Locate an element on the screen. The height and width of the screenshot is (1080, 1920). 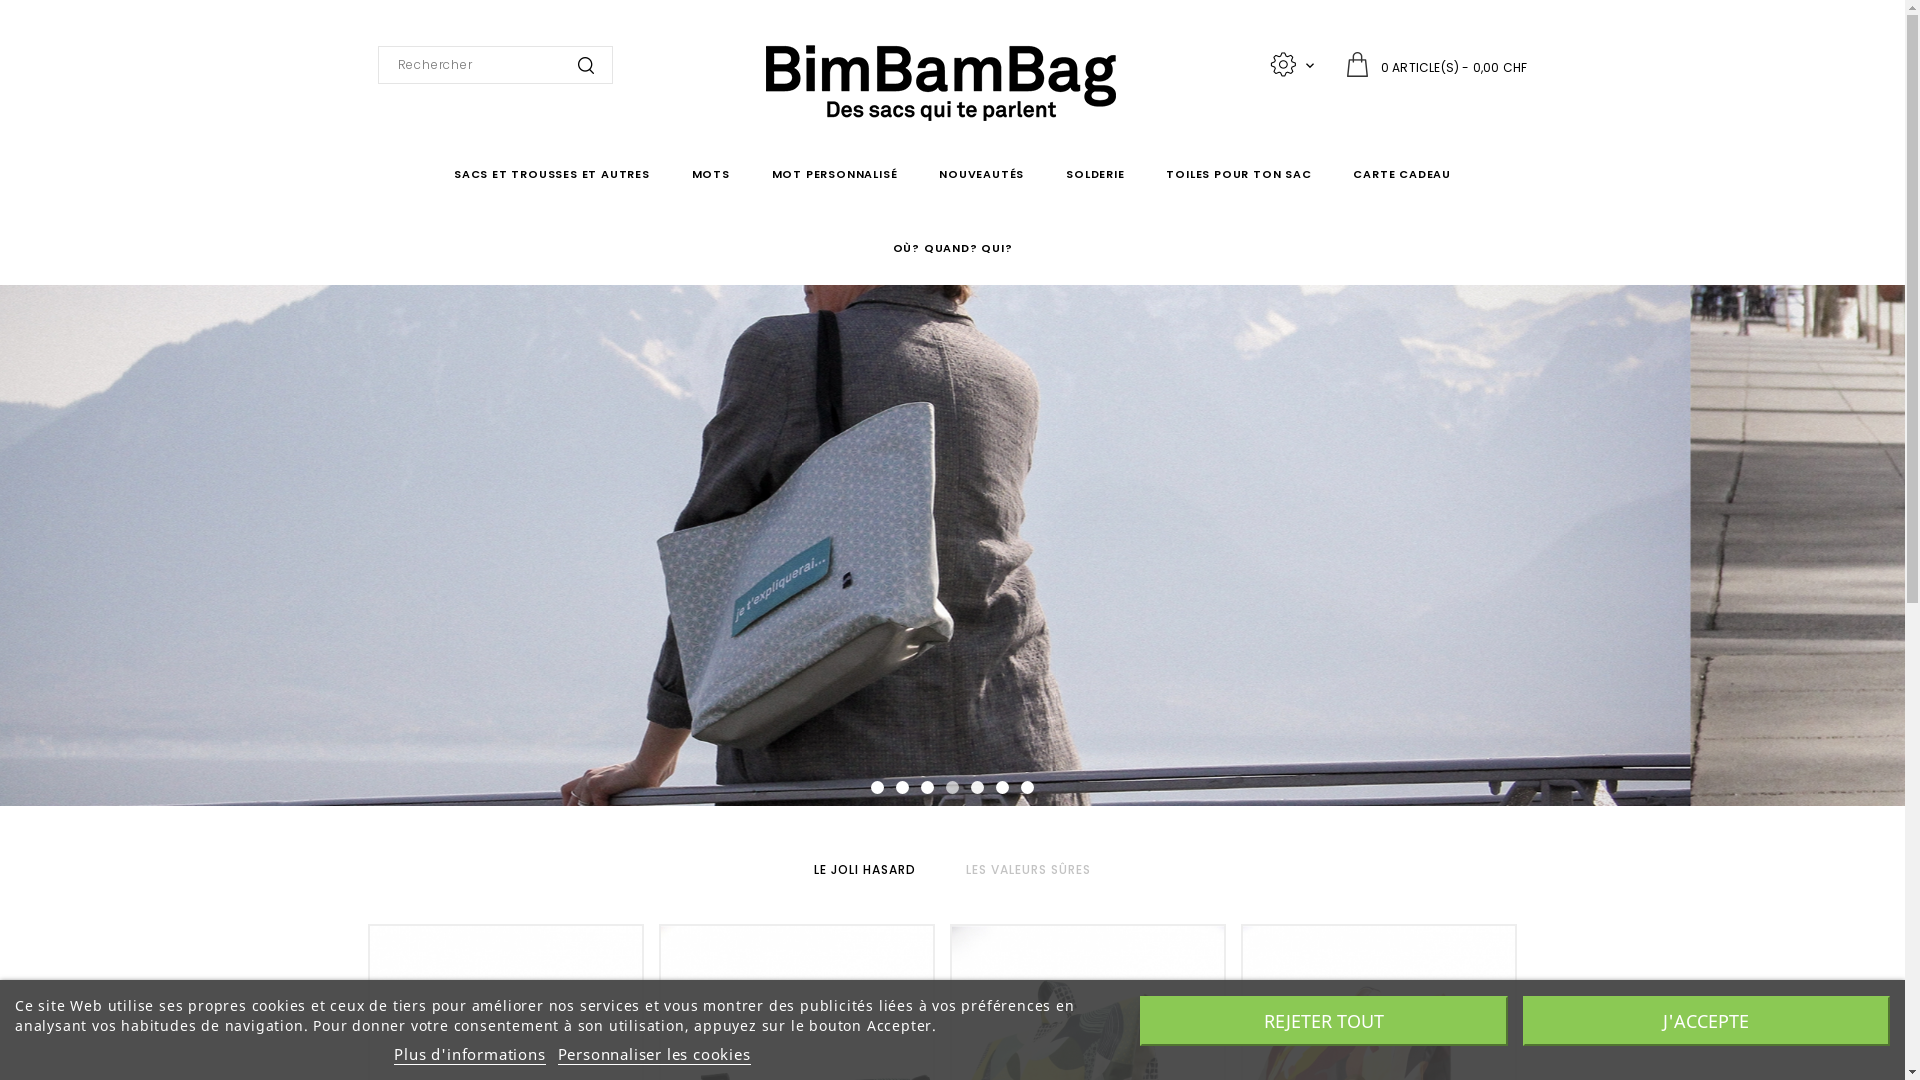
'Personnaliser les cookies' is located at coordinates (654, 1053).